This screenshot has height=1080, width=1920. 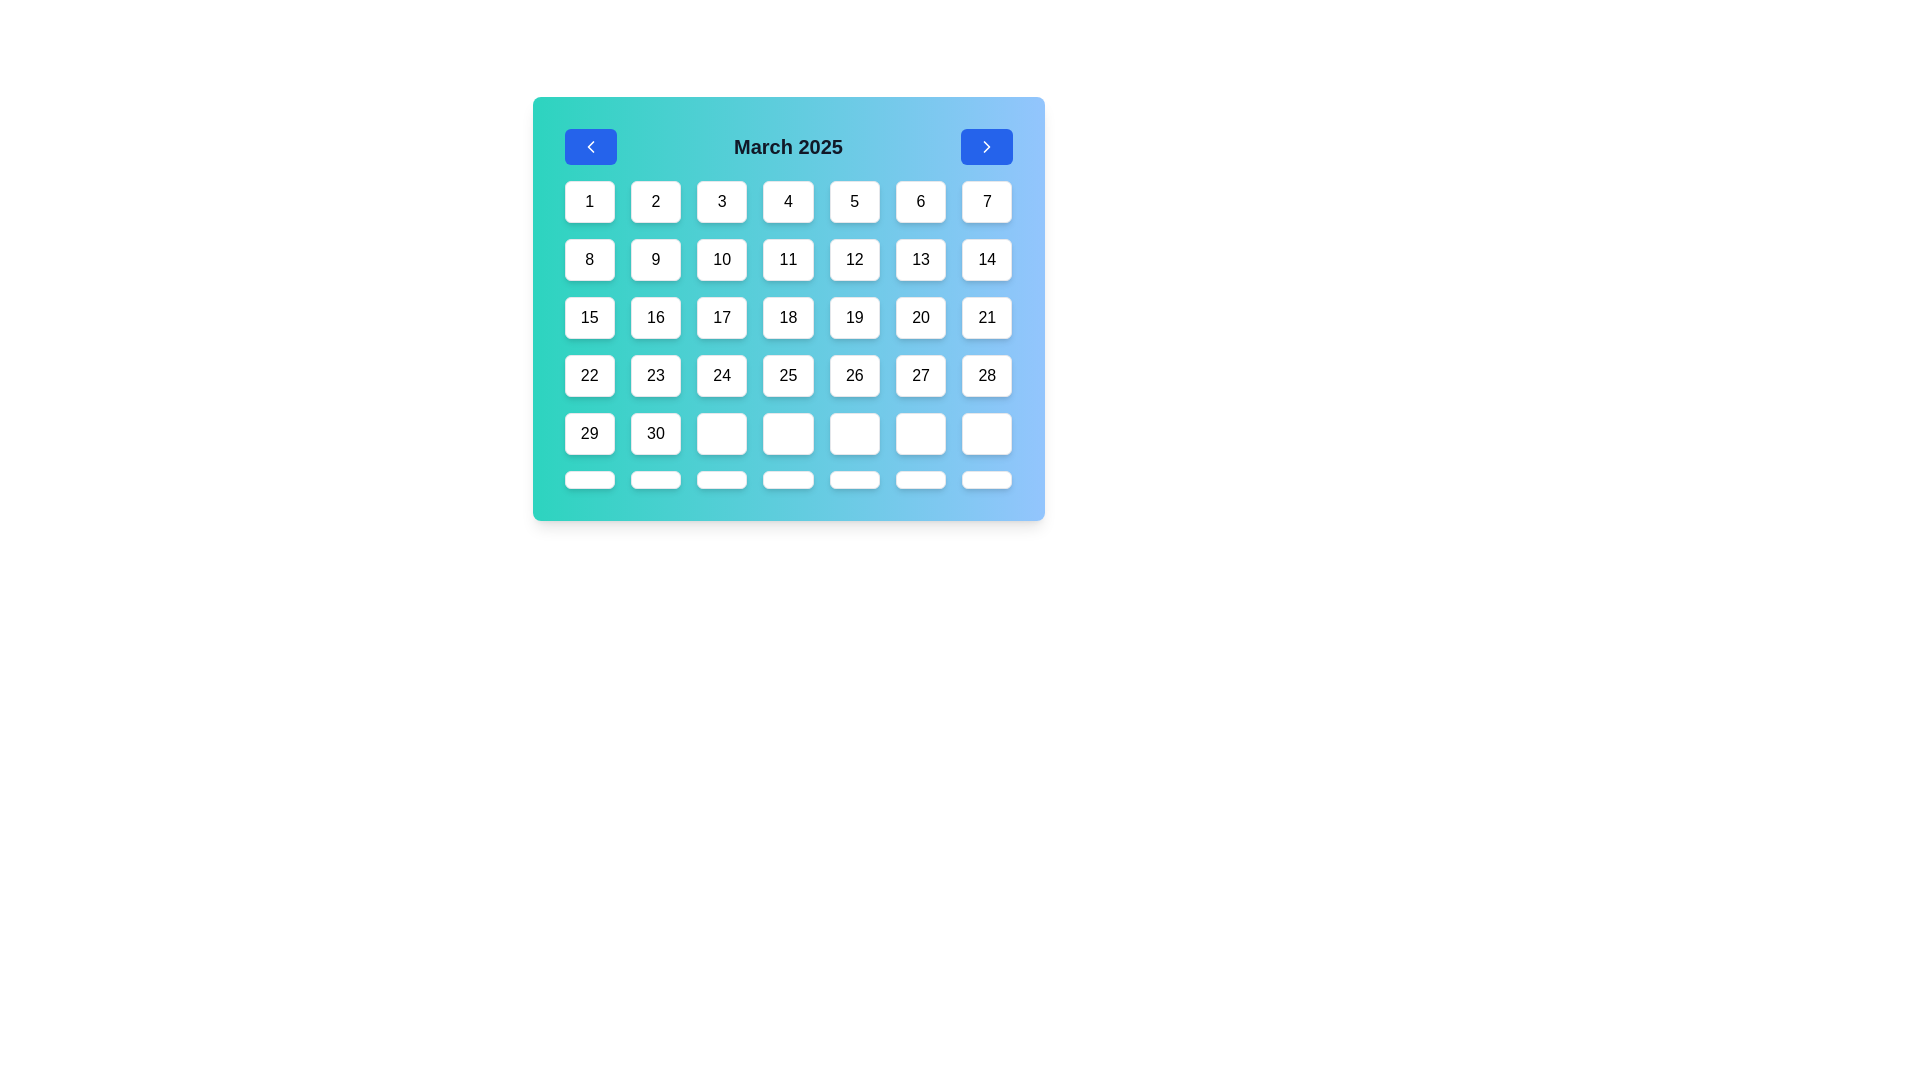 I want to click on the button cell labeled '12' in the calendar grid, so click(x=854, y=258).